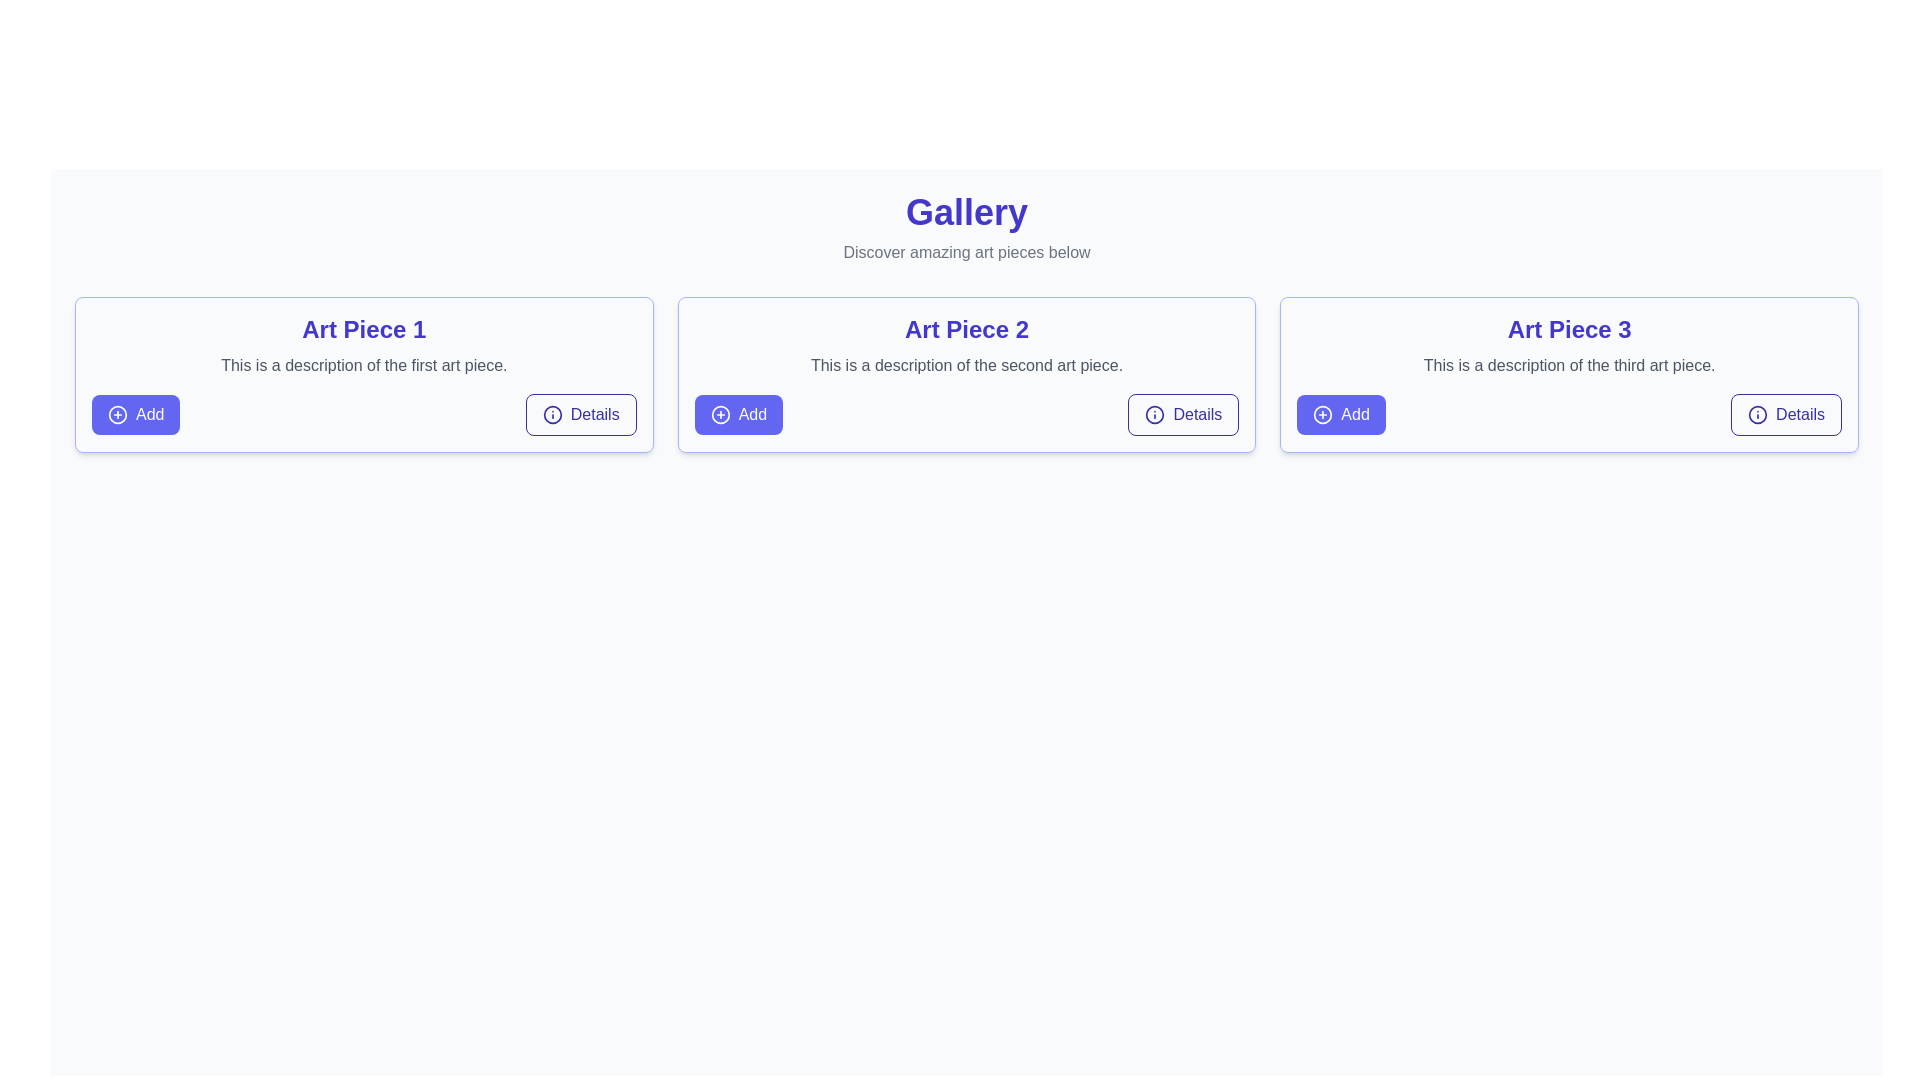 The height and width of the screenshot is (1080, 1920). I want to click on the circular icon with a plus sign inside the button labeled 'Add' located in the lower left corner of the first card labeled 'Art Piece 1', so click(117, 414).